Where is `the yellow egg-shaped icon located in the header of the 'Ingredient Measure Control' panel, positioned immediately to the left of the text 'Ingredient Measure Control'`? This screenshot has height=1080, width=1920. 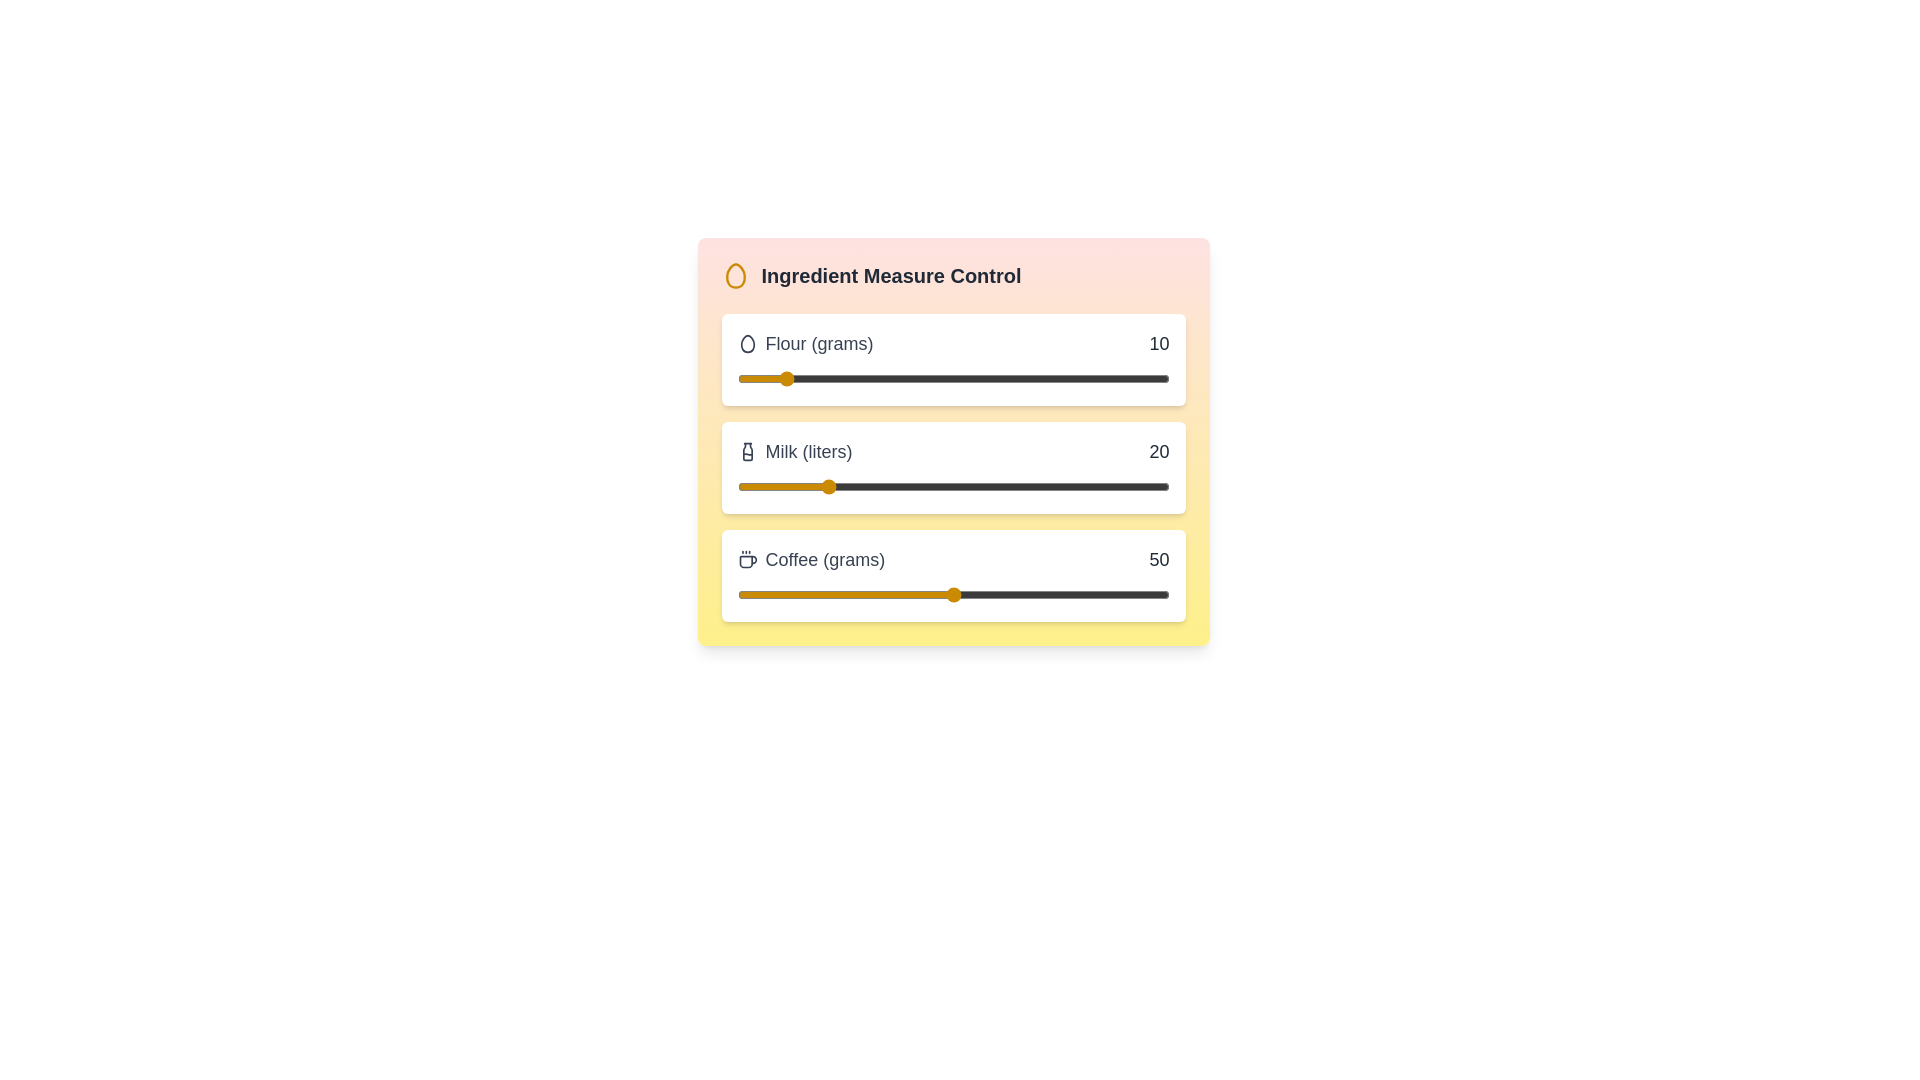 the yellow egg-shaped icon located in the header of the 'Ingredient Measure Control' panel, positioned immediately to the left of the text 'Ingredient Measure Control' is located at coordinates (734, 276).